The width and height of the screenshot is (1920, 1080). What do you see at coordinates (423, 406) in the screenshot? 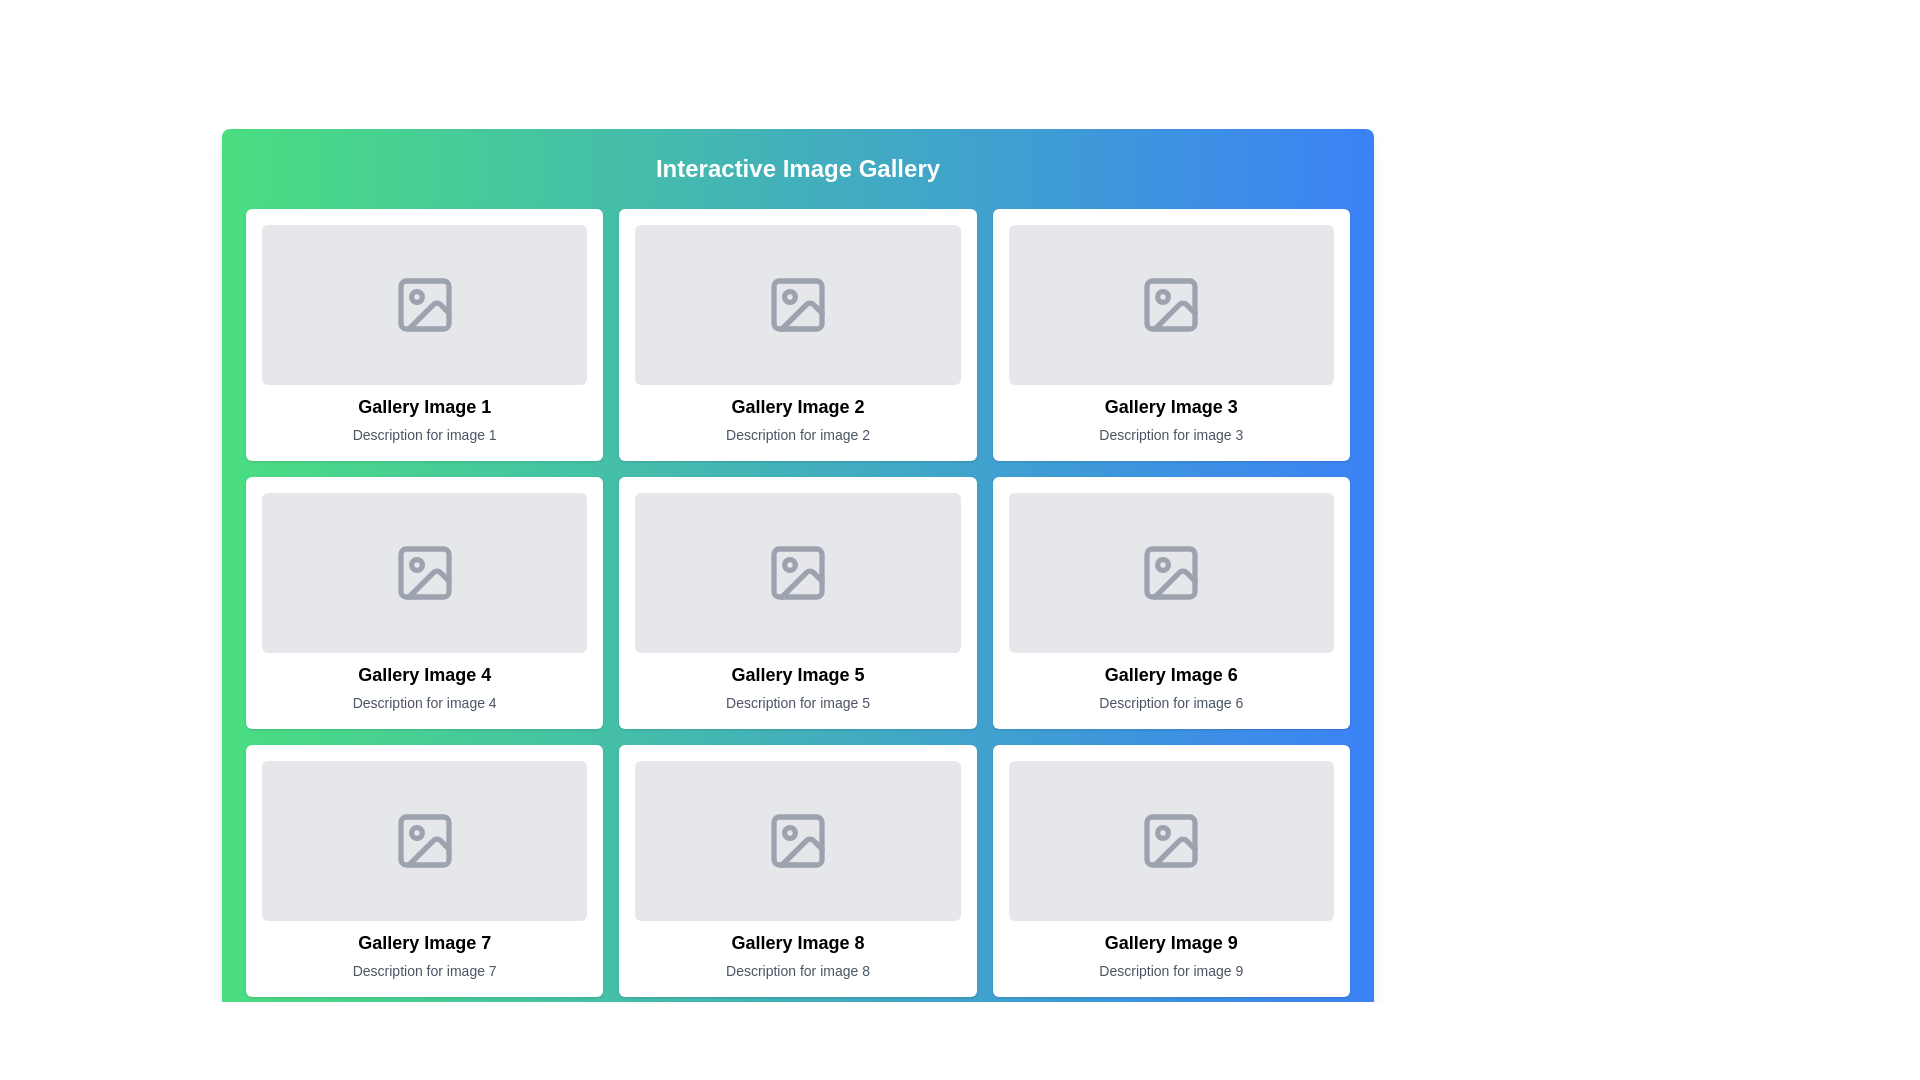
I see `the title label for the gallery image, which is positioned beneath the placeholder image and above the smaller text 'Description for image 1'` at bounding box center [423, 406].